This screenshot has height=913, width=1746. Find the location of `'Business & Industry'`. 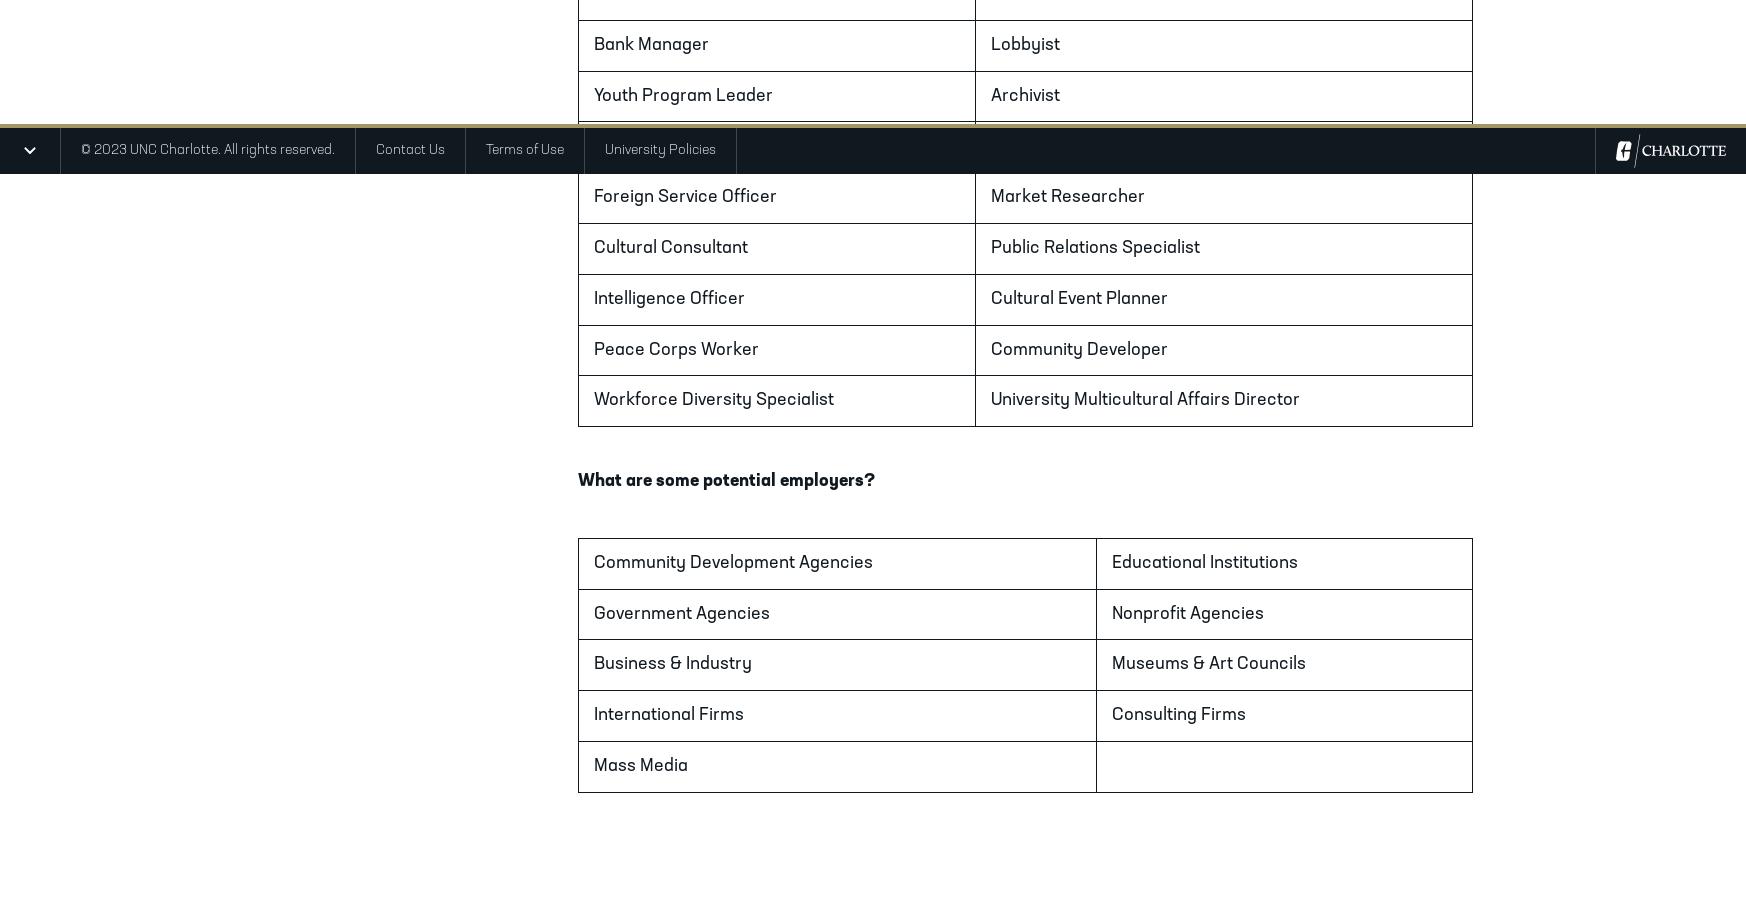

'Business & Industry' is located at coordinates (673, 664).